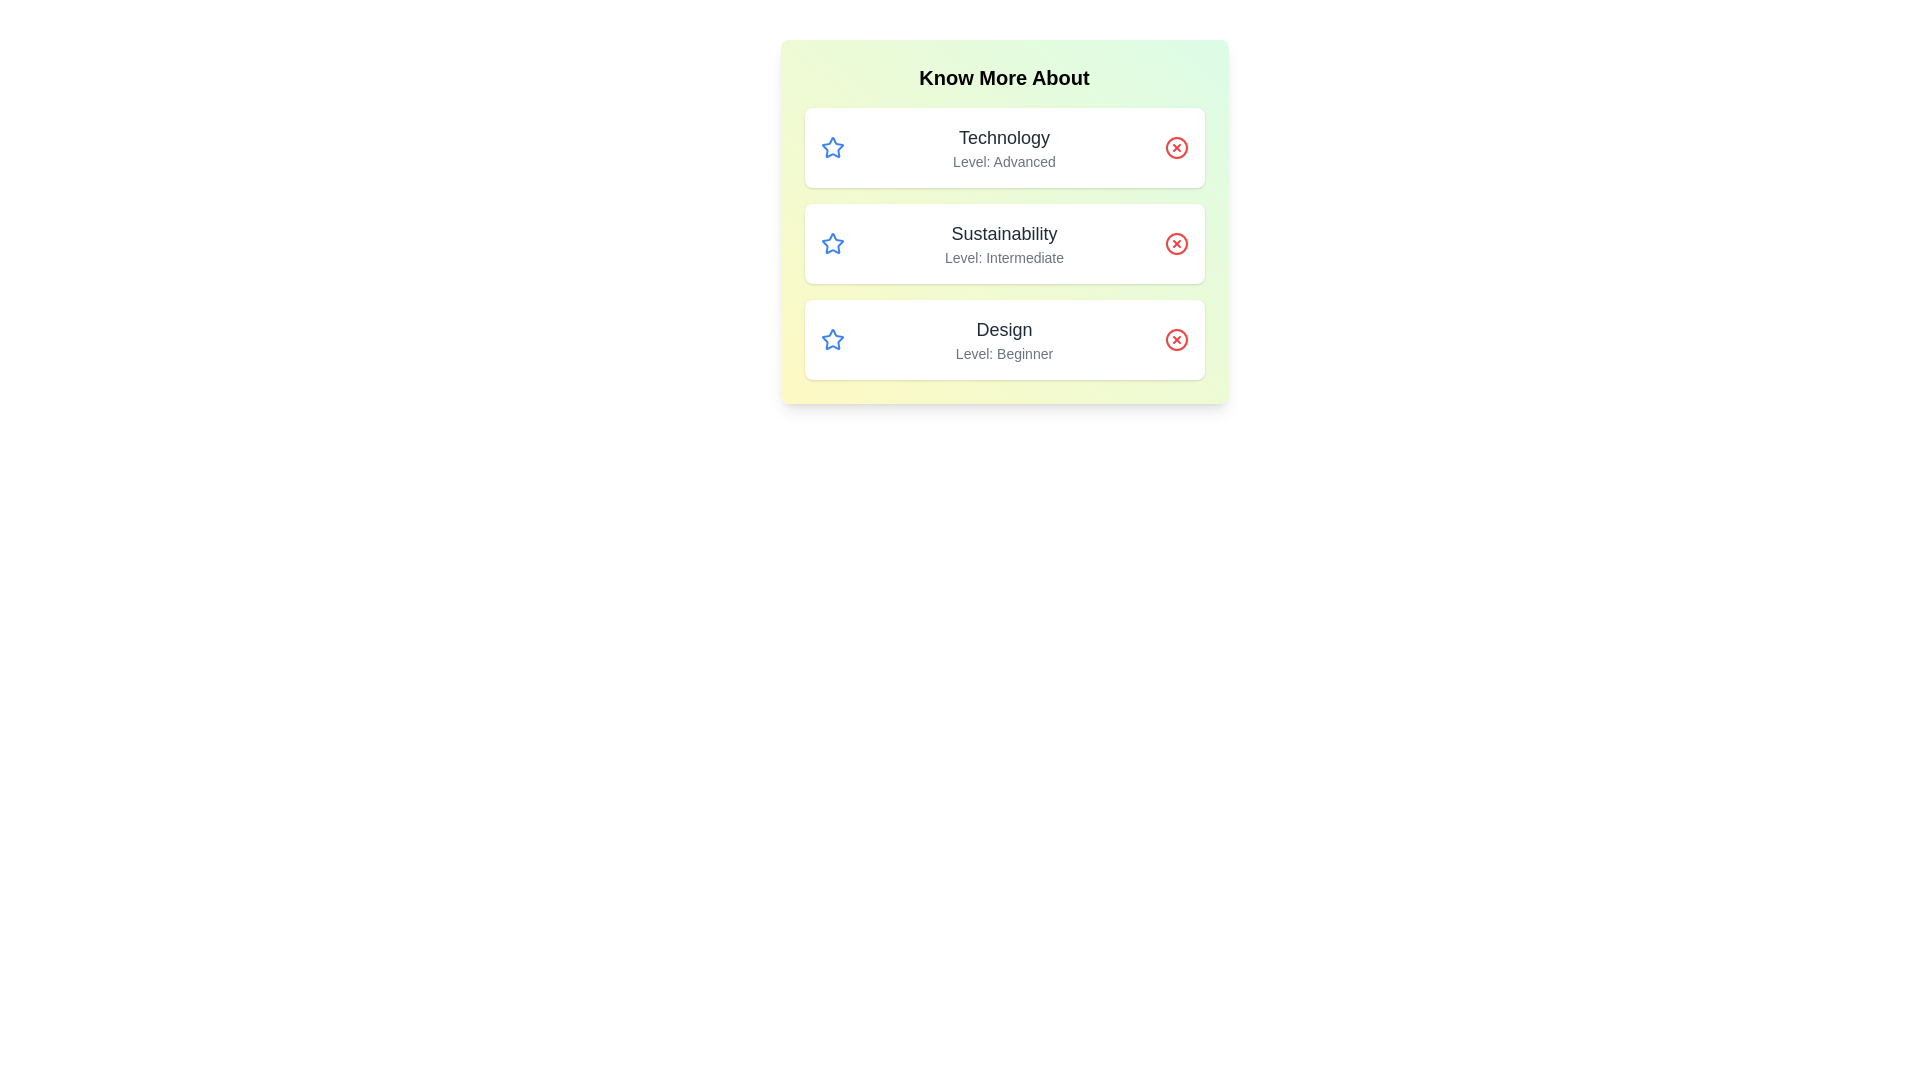  Describe the element at coordinates (832, 338) in the screenshot. I see `the star icon for the topic Design to mark it as favorite` at that location.